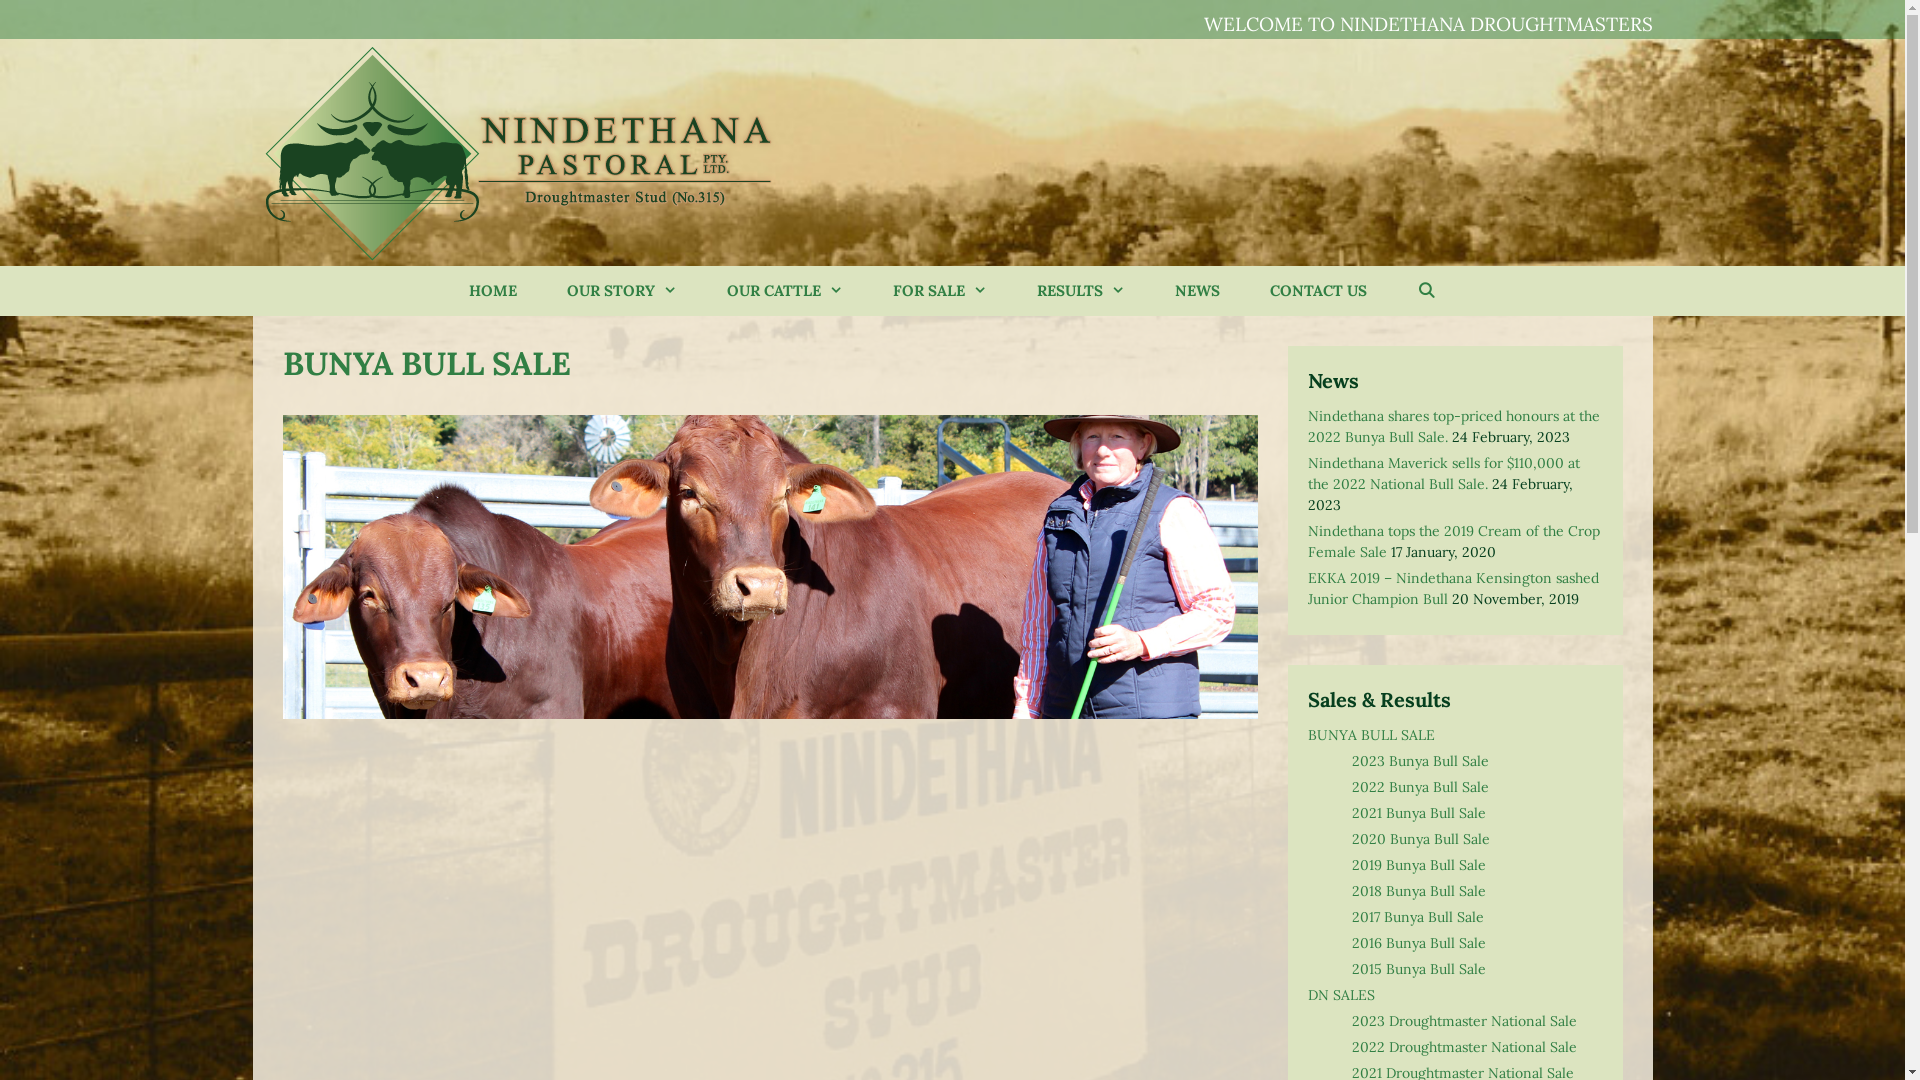 The image size is (1920, 1080). What do you see at coordinates (1454, 541) in the screenshot?
I see `'Nindethana tops the 2019 Cream of the Crop Female Sale'` at bounding box center [1454, 541].